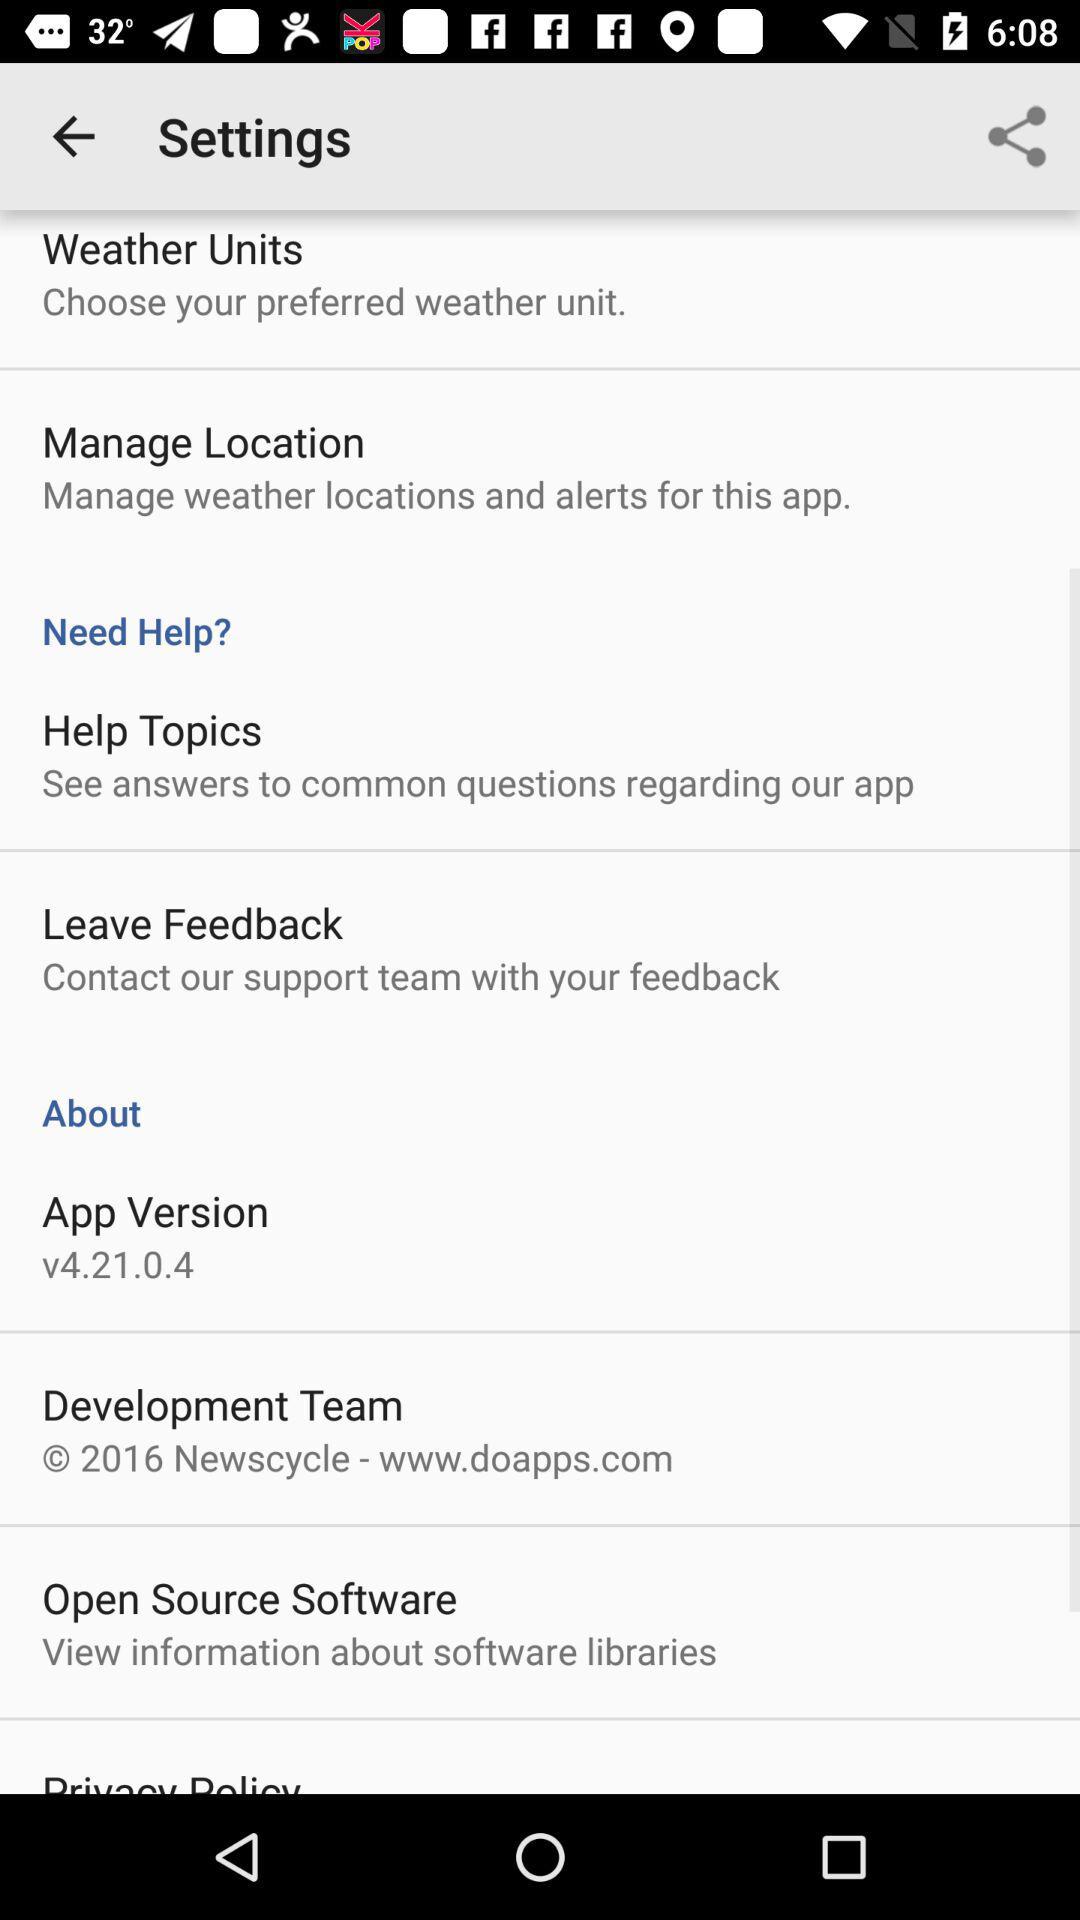 This screenshot has width=1080, height=1920. I want to click on the manage location icon, so click(203, 440).